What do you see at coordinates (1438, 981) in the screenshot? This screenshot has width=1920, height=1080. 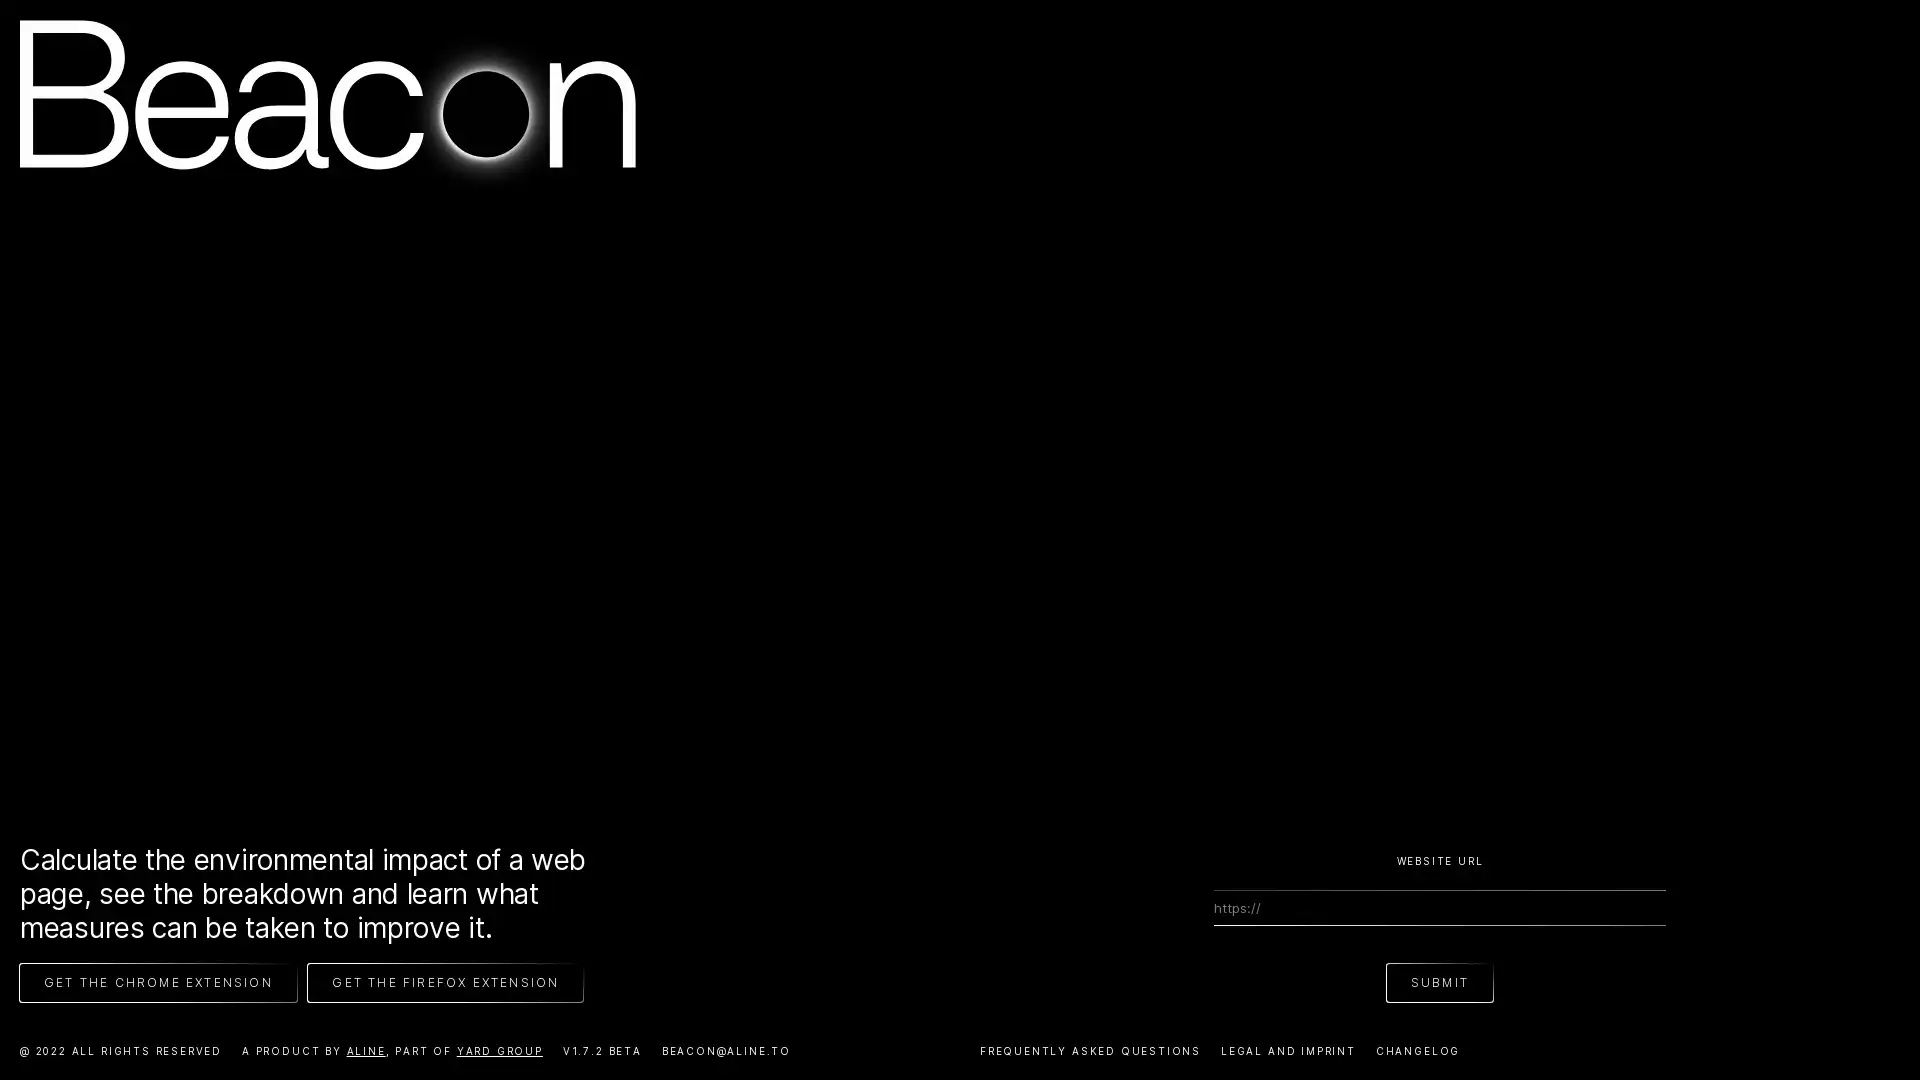 I see `SUBMIT` at bounding box center [1438, 981].